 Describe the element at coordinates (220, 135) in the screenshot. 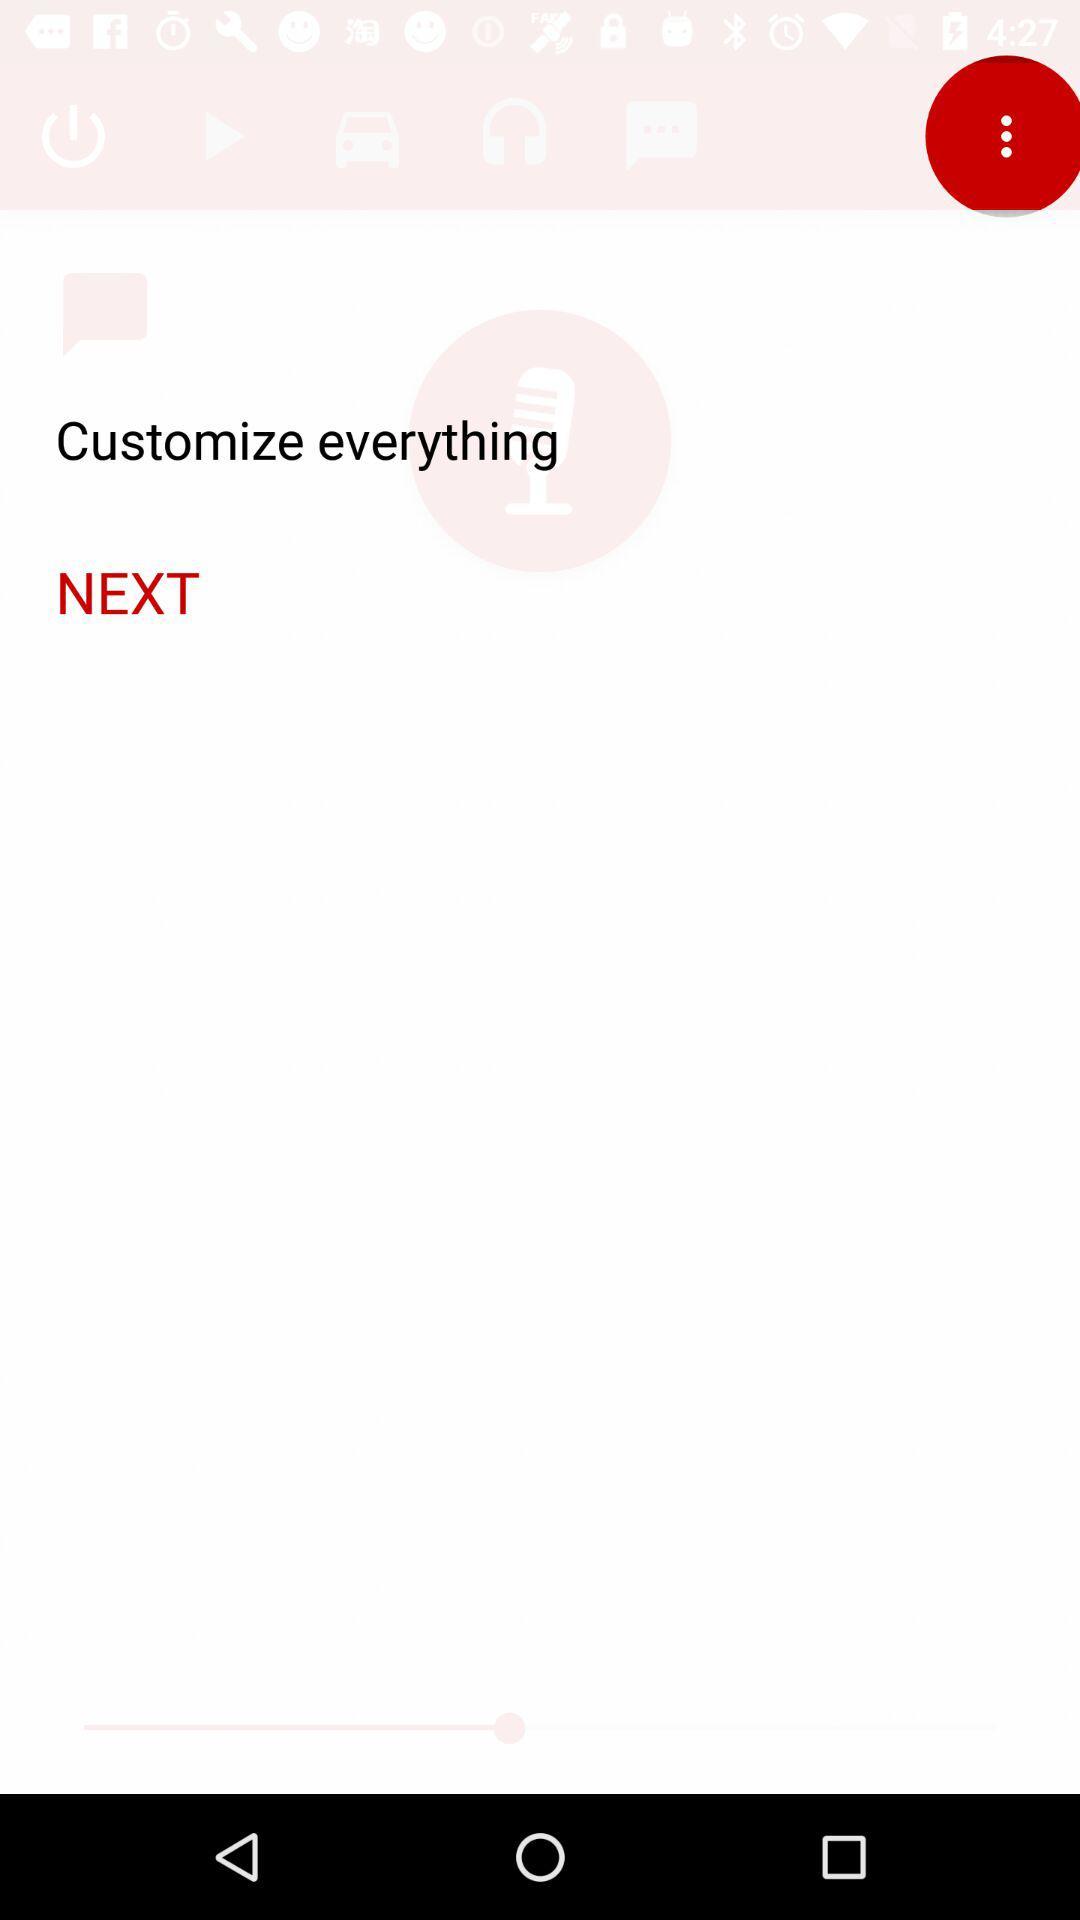

I see `the send icon` at that location.